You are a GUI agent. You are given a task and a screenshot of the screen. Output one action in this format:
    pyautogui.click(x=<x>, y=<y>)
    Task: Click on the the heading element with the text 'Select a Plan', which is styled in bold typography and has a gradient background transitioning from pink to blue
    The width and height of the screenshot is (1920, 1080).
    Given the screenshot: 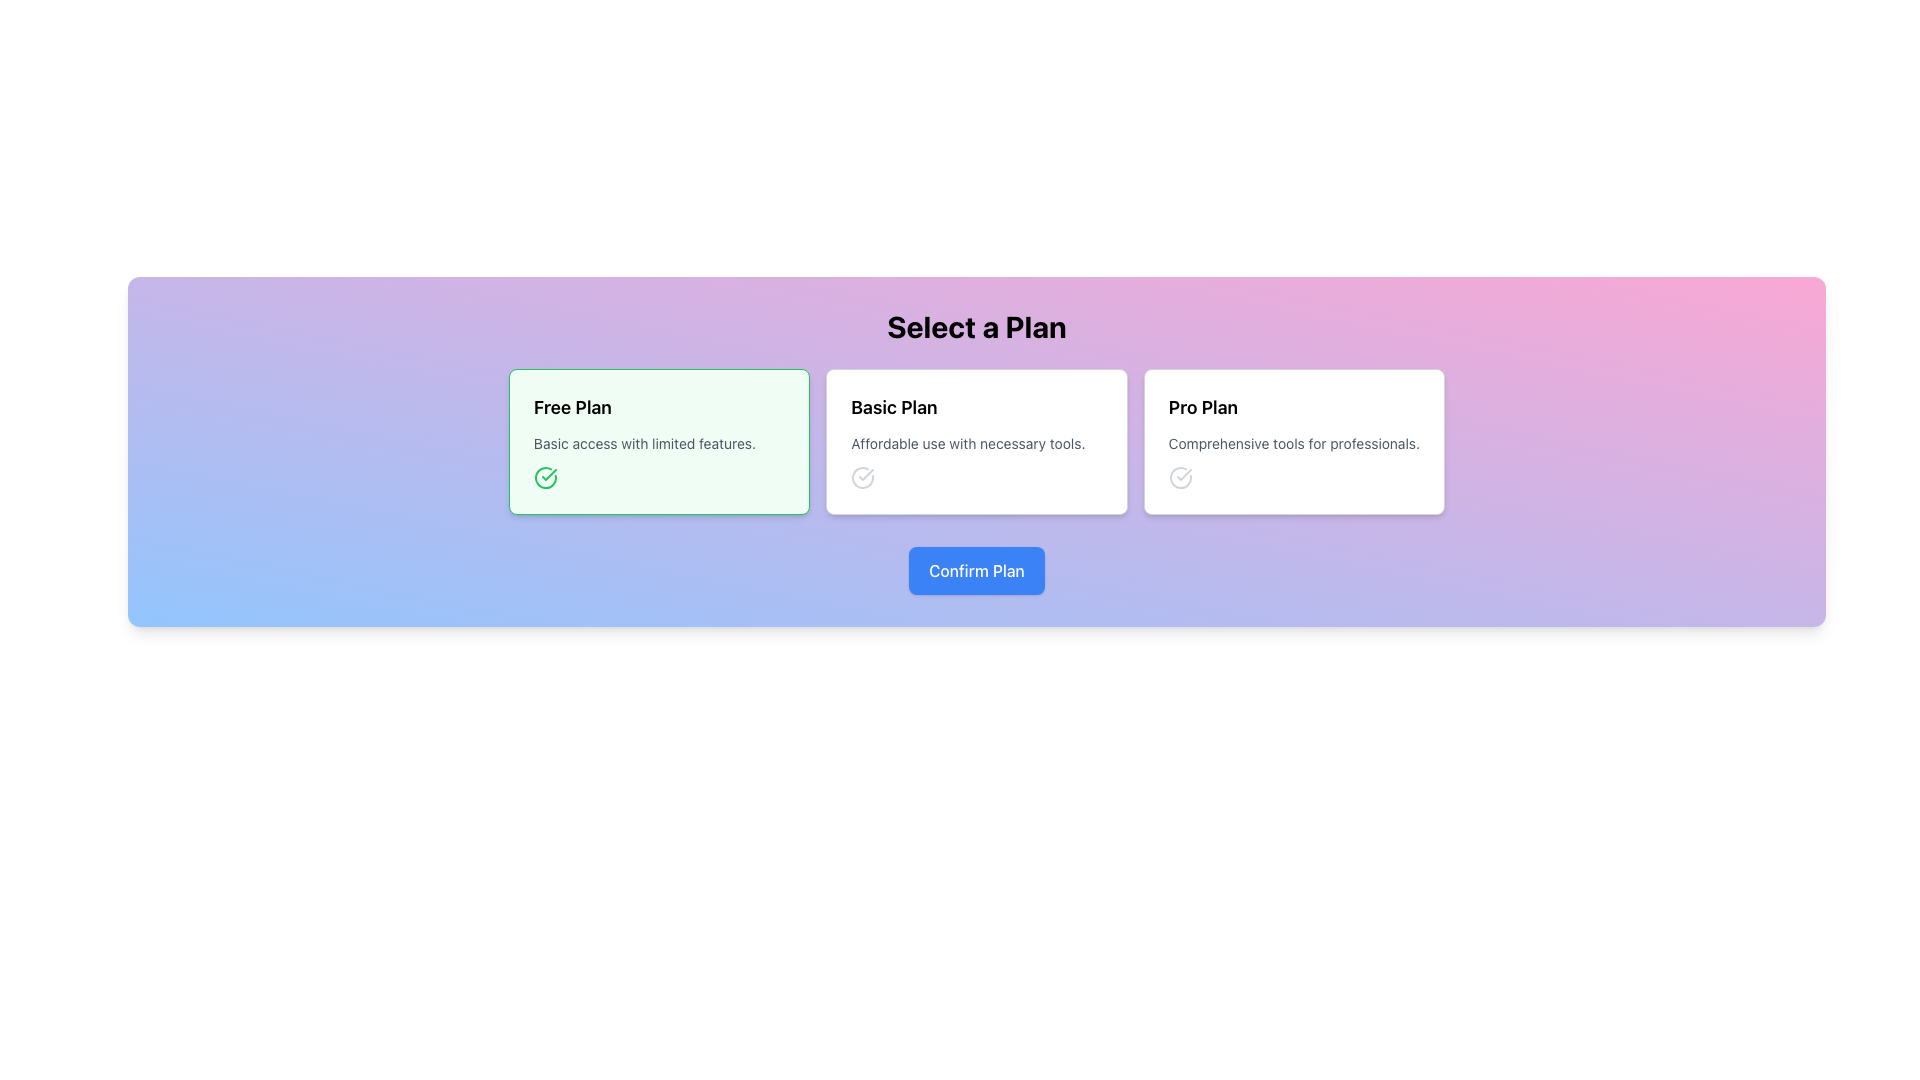 What is the action you would take?
    pyautogui.click(x=977, y=326)
    